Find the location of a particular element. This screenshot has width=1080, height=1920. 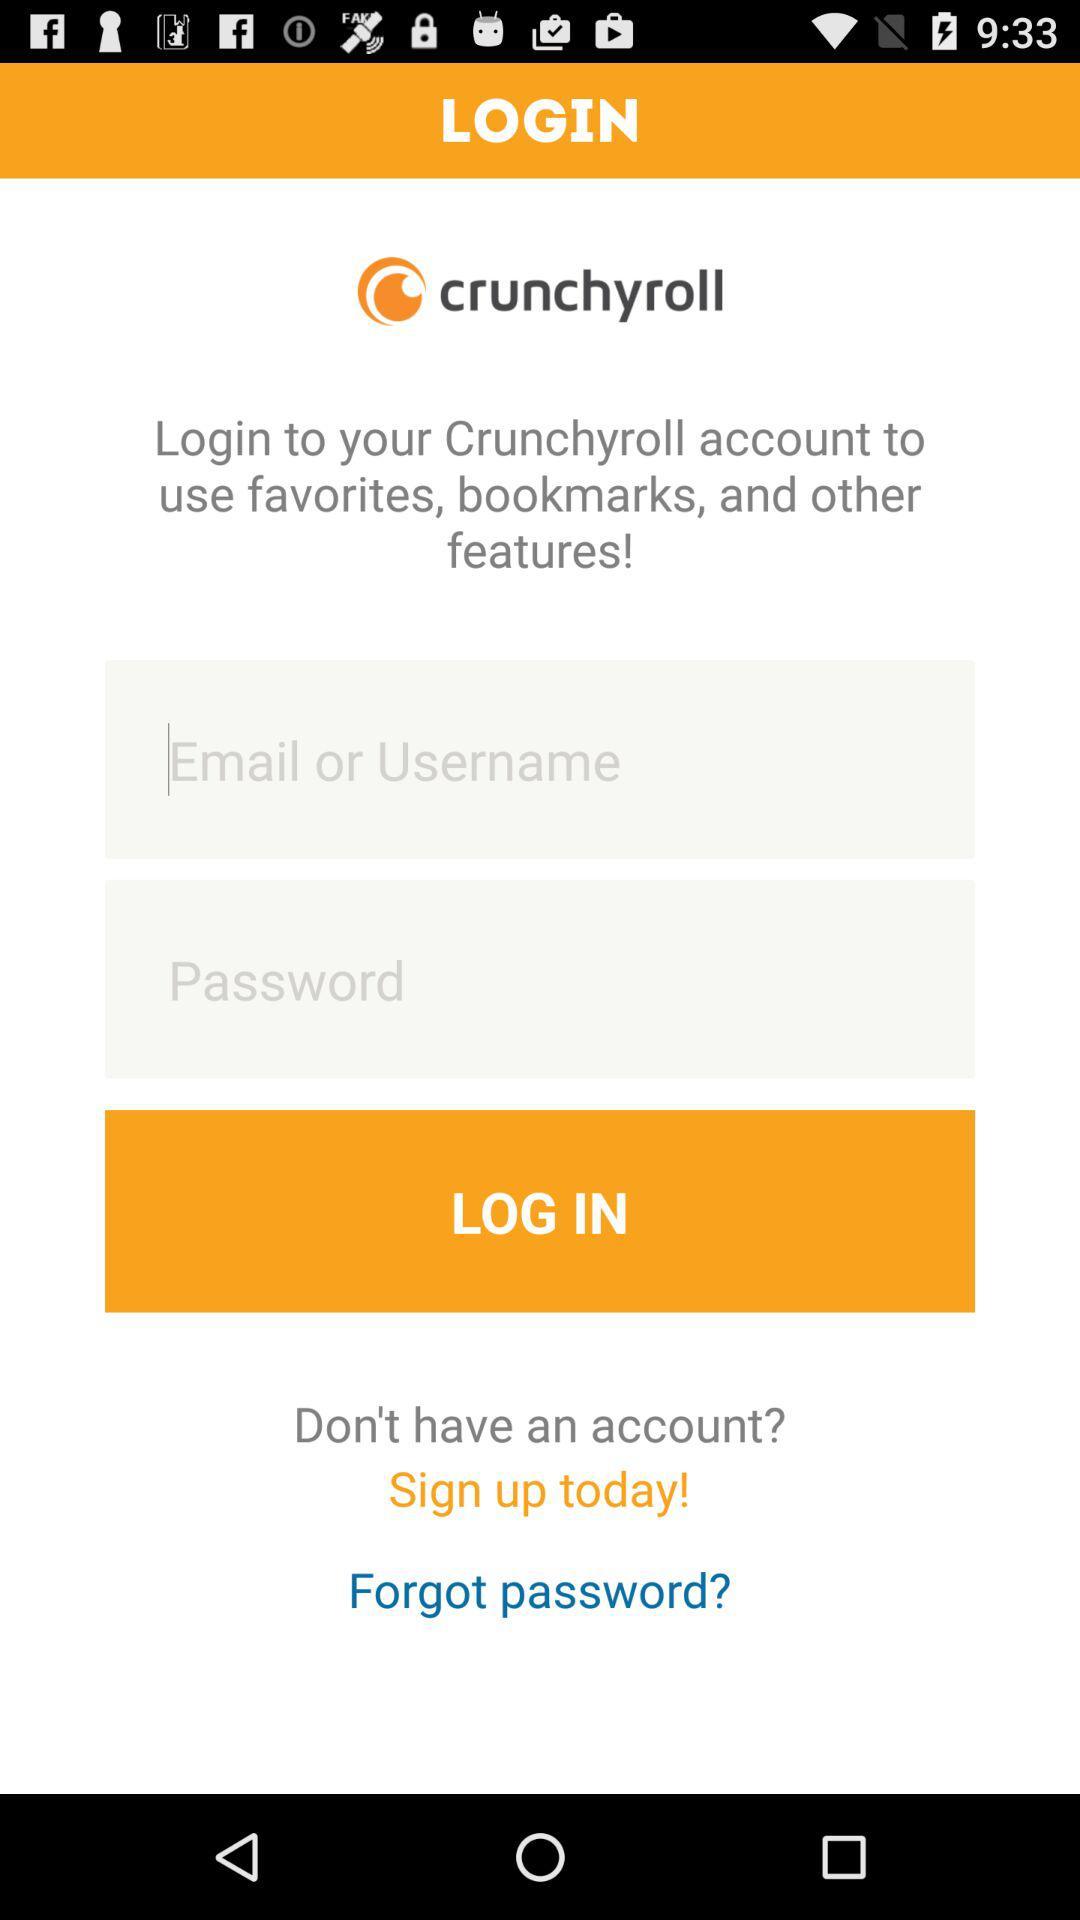

the forgot password? app is located at coordinates (538, 1607).